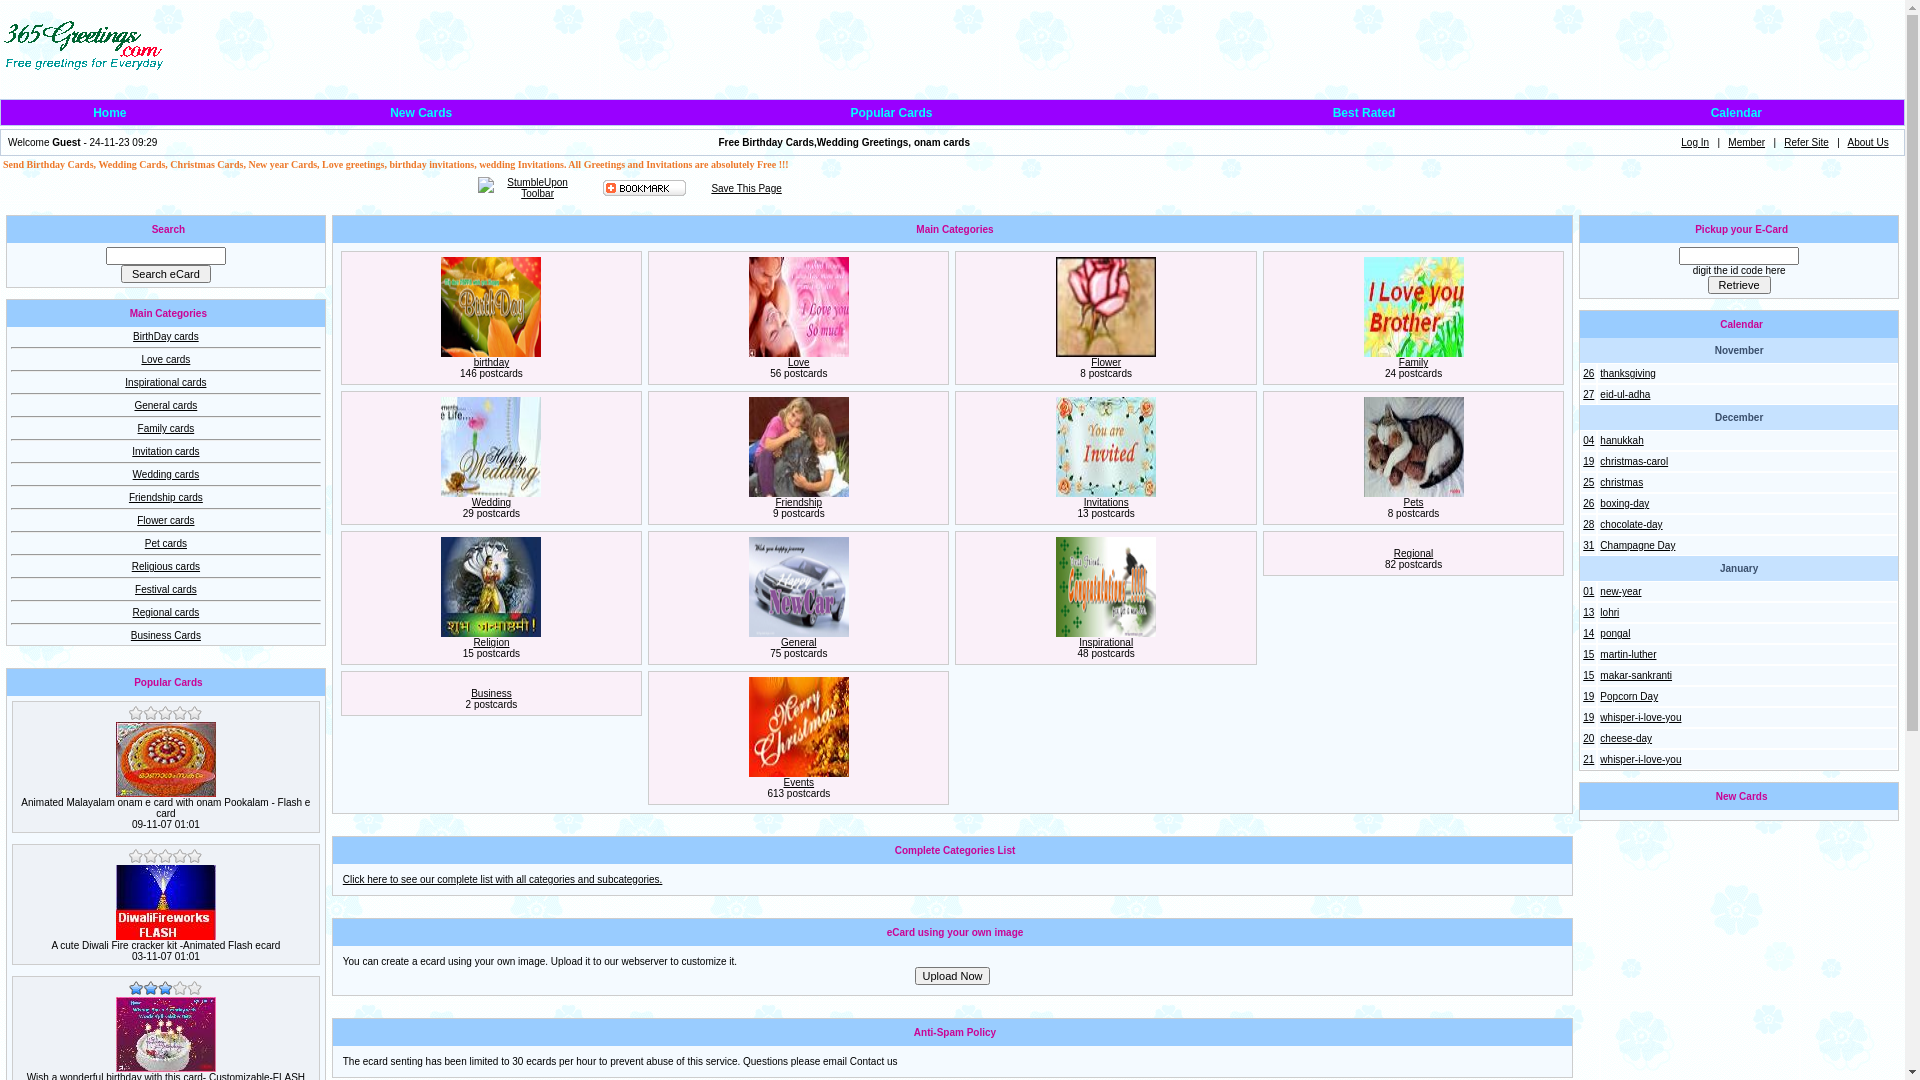  Describe the element at coordinates (1636, 675) in the screenshot. I see `'makar-sankranti'` at that location.